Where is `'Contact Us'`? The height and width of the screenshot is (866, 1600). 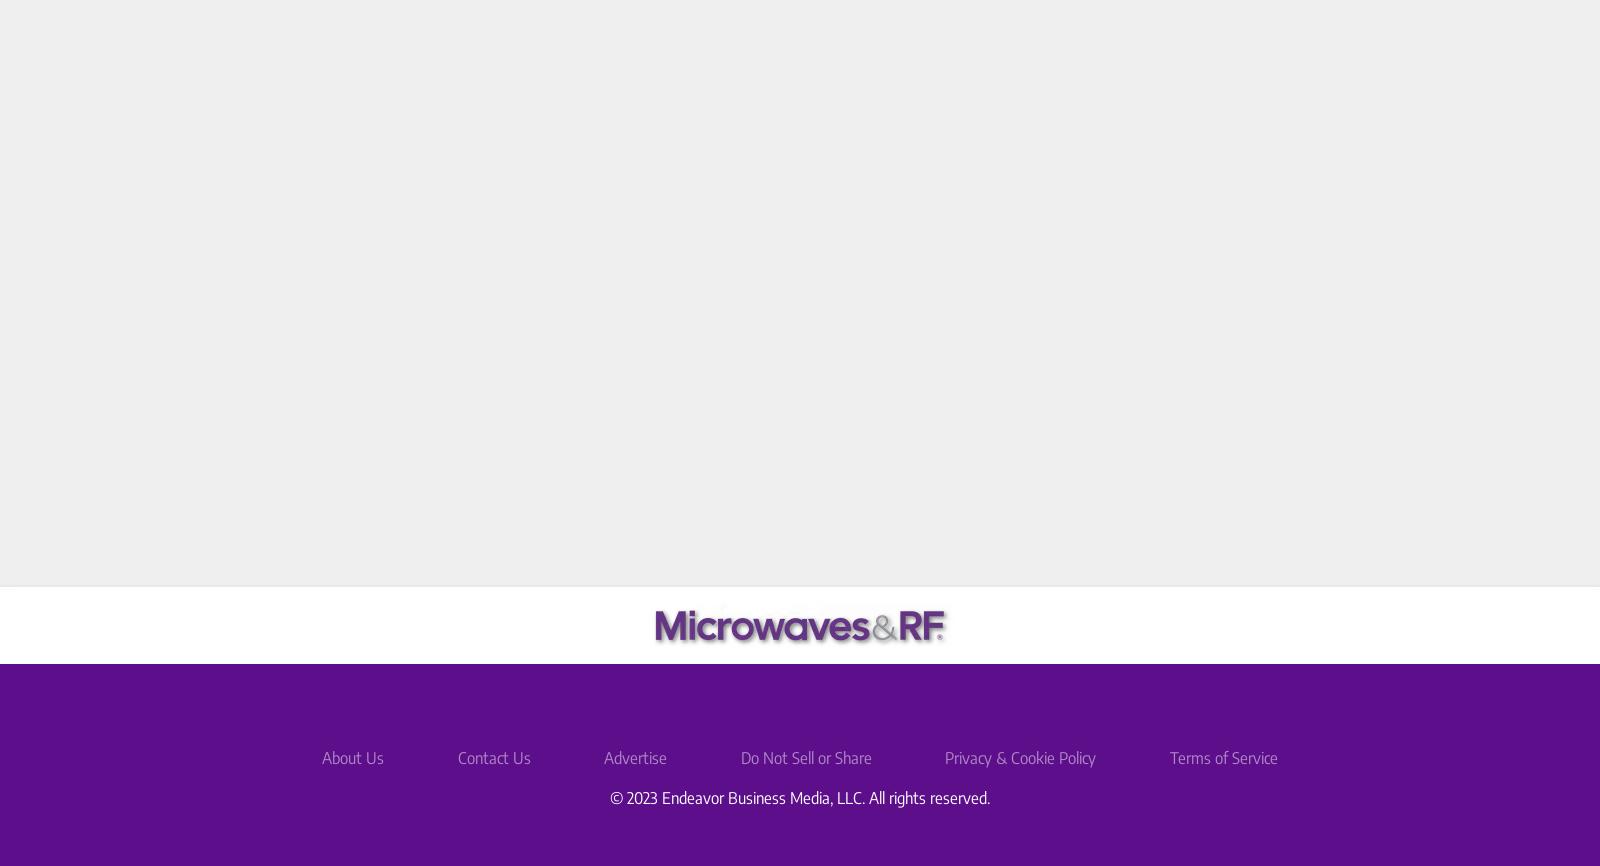 'Contact Us' is located at coordinates (492, 755).